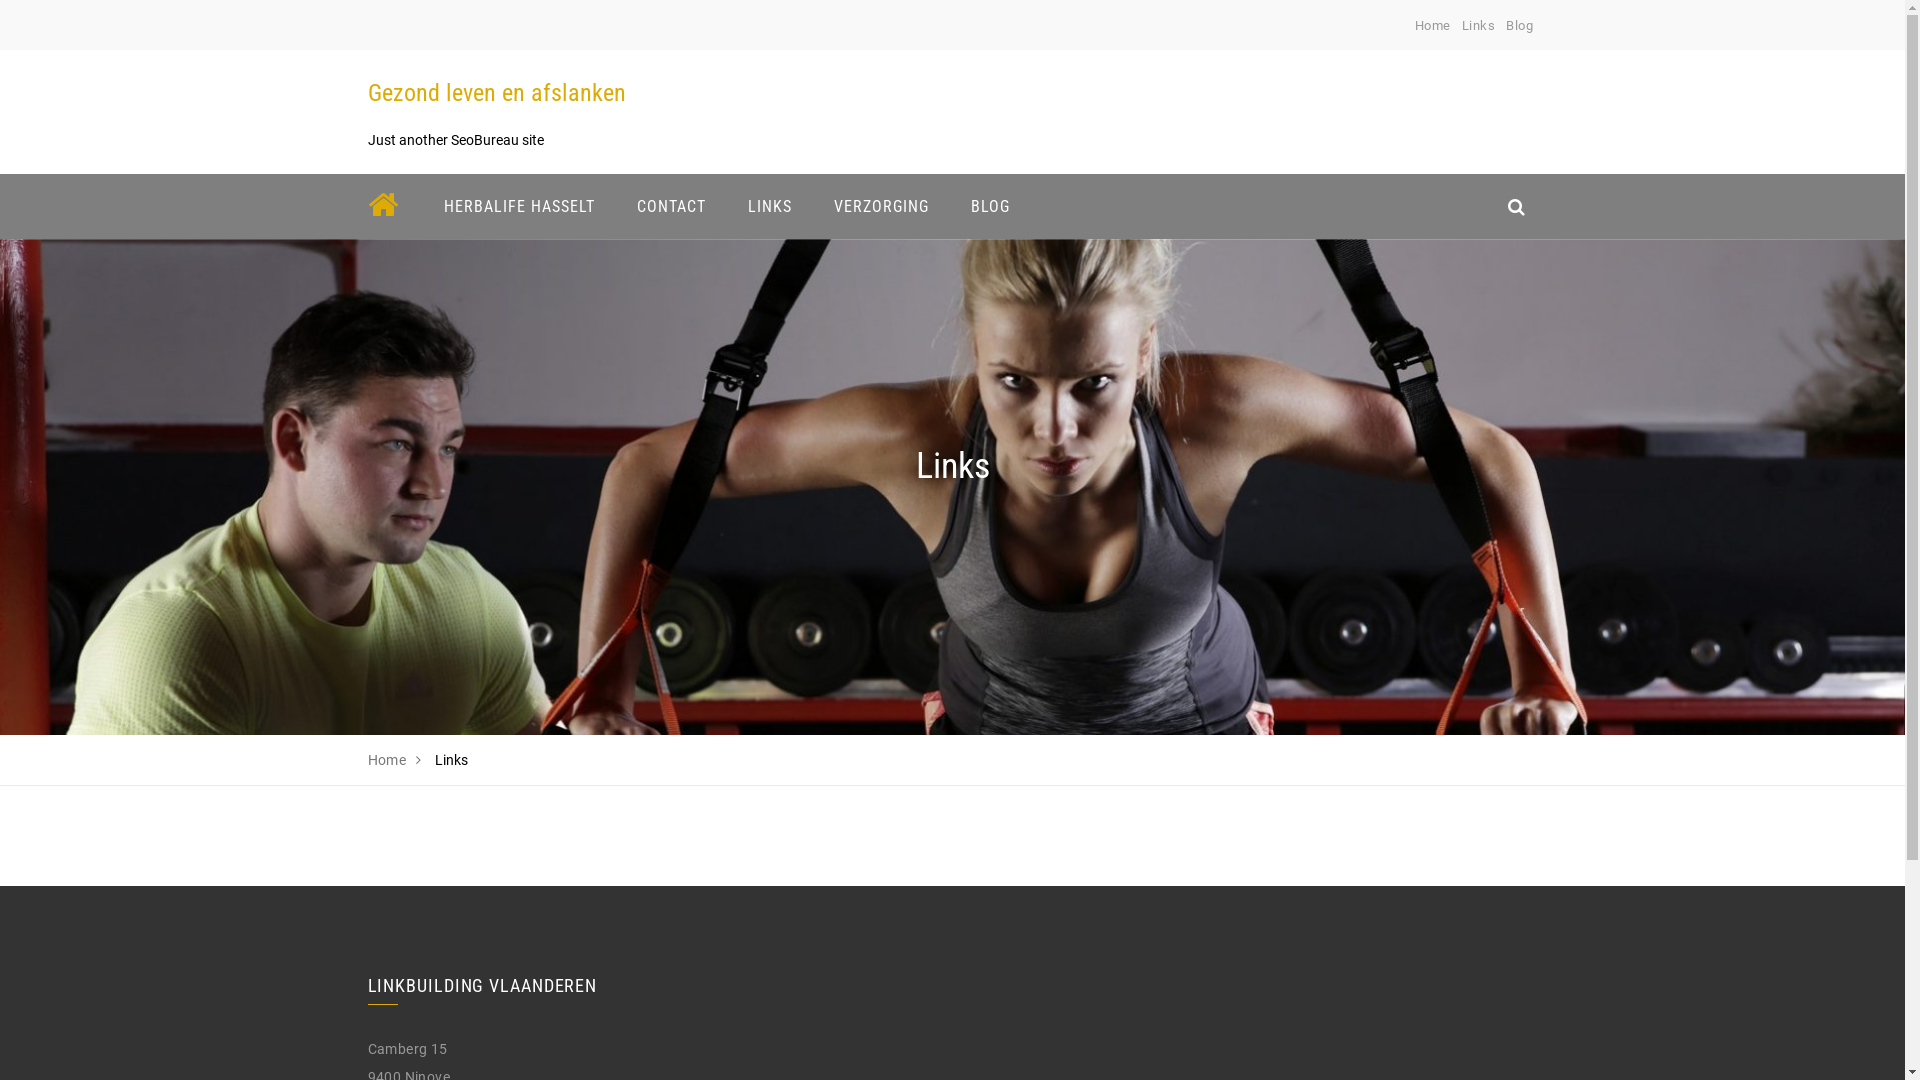 This screenshot has width=1920, height=1080. Describe the element at coordinates (1515, 206) in the screenshot. I see `'search_icon'` at that location.